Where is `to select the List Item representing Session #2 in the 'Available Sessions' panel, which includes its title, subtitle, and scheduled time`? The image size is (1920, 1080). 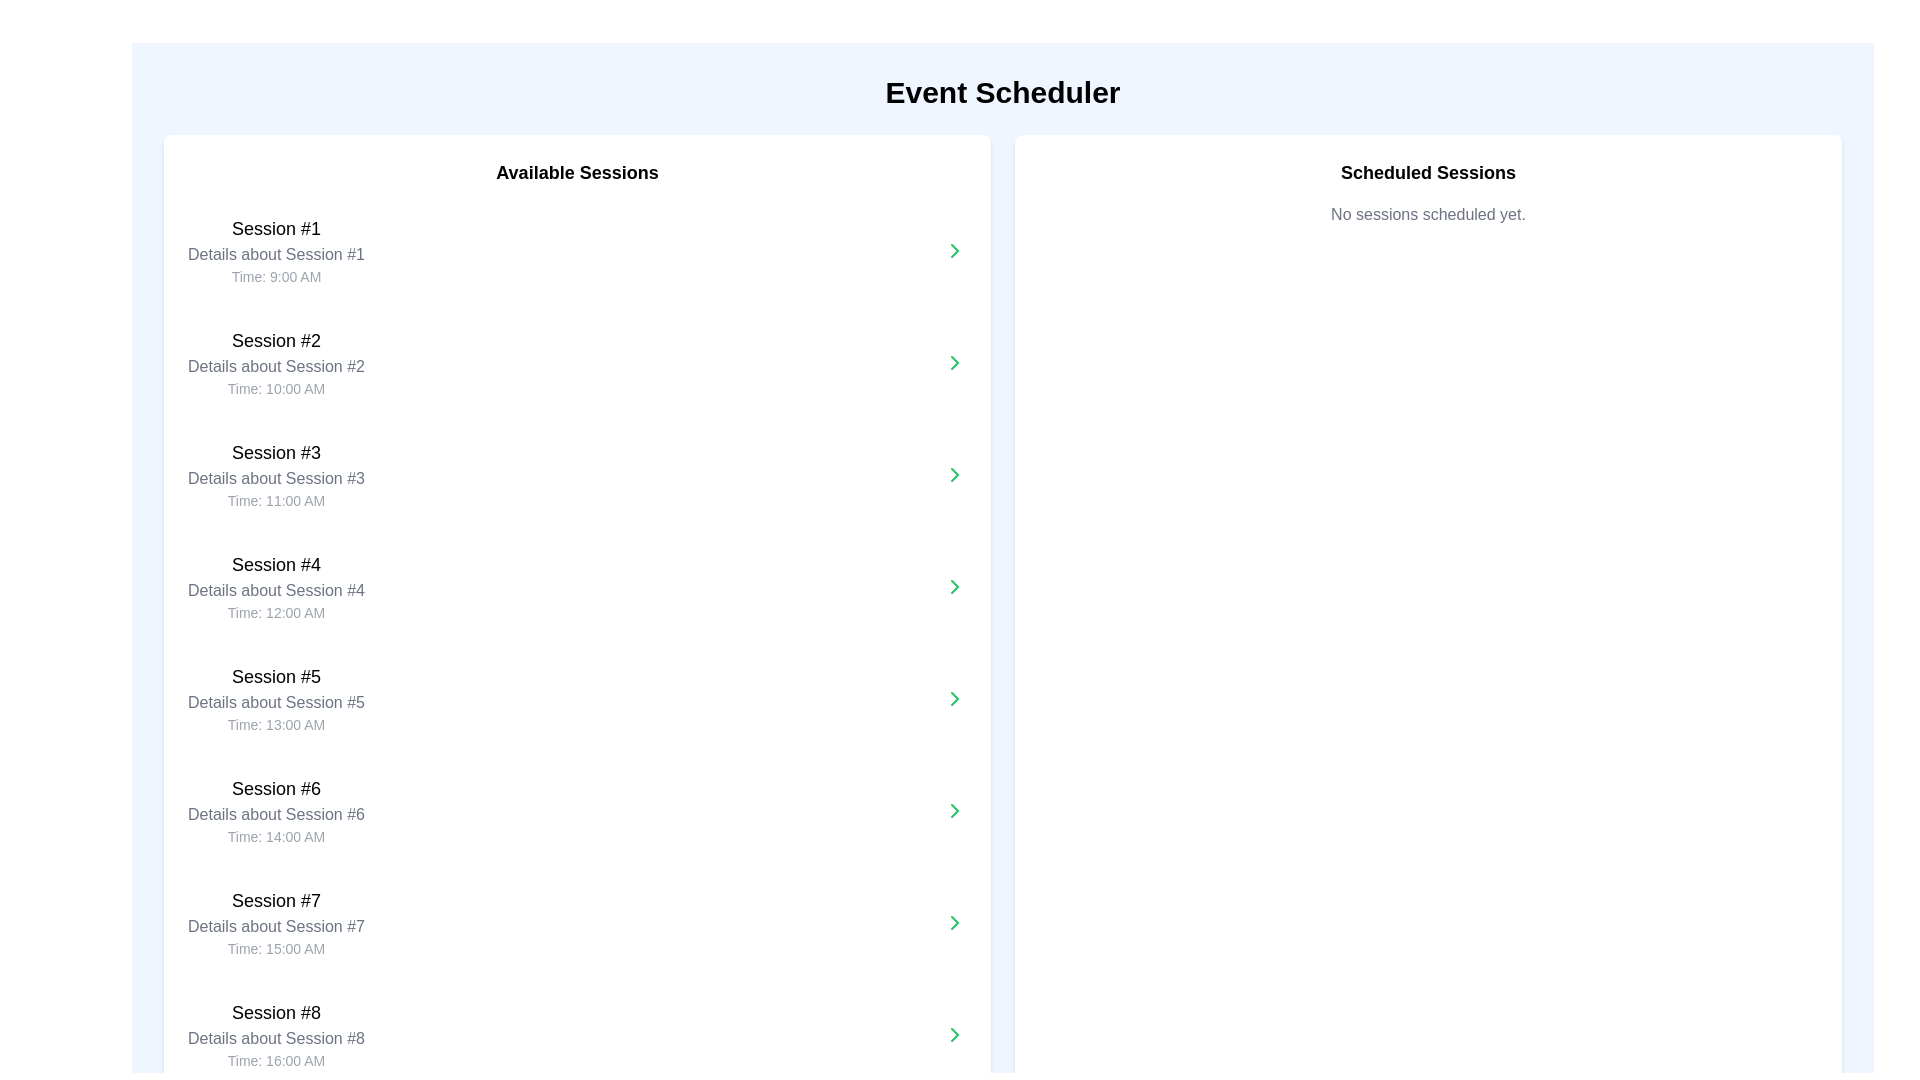
to select the List Item representing Session #2 in the 'Available Sessions' panel, which includes its title, subtitle, and scheduled time is located at coordinates (275, 362).